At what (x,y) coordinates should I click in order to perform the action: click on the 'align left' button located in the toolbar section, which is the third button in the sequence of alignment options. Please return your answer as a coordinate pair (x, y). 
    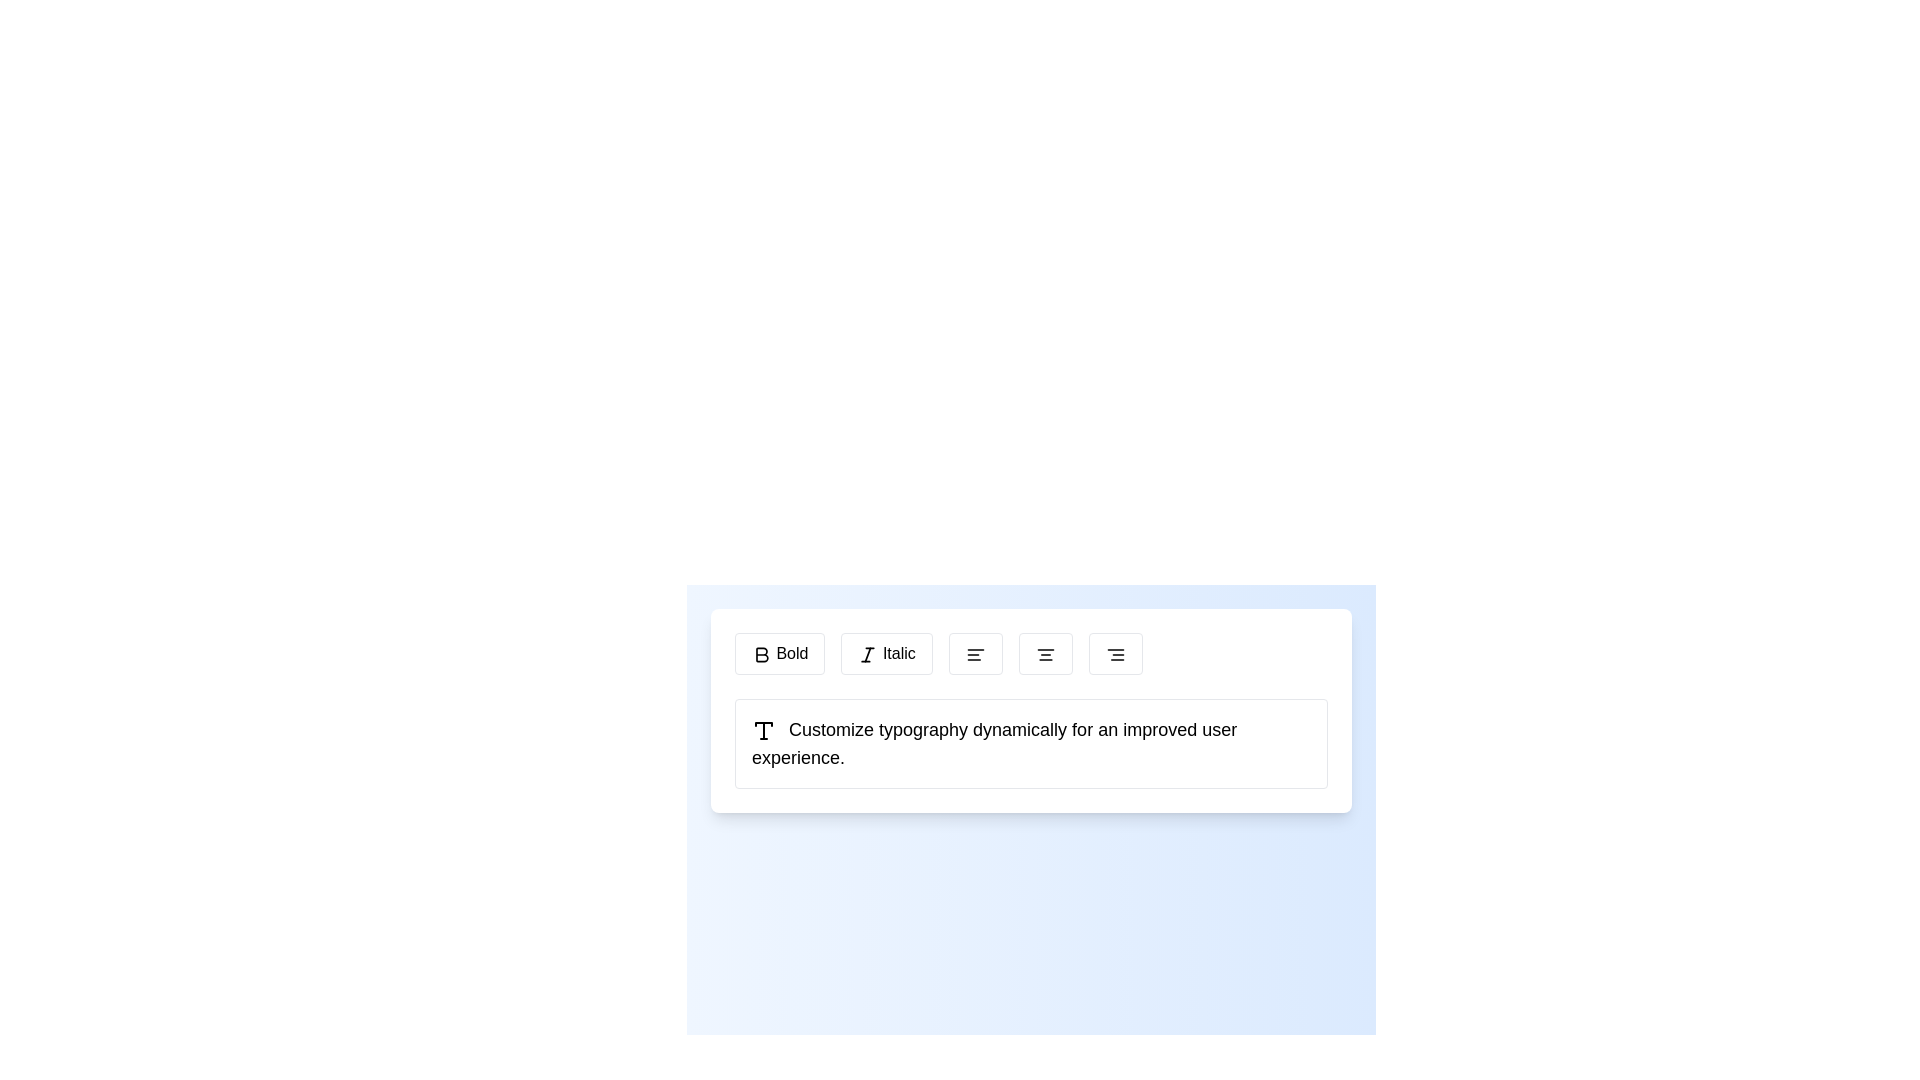
    Looking at the image, I should click on (975, 654).